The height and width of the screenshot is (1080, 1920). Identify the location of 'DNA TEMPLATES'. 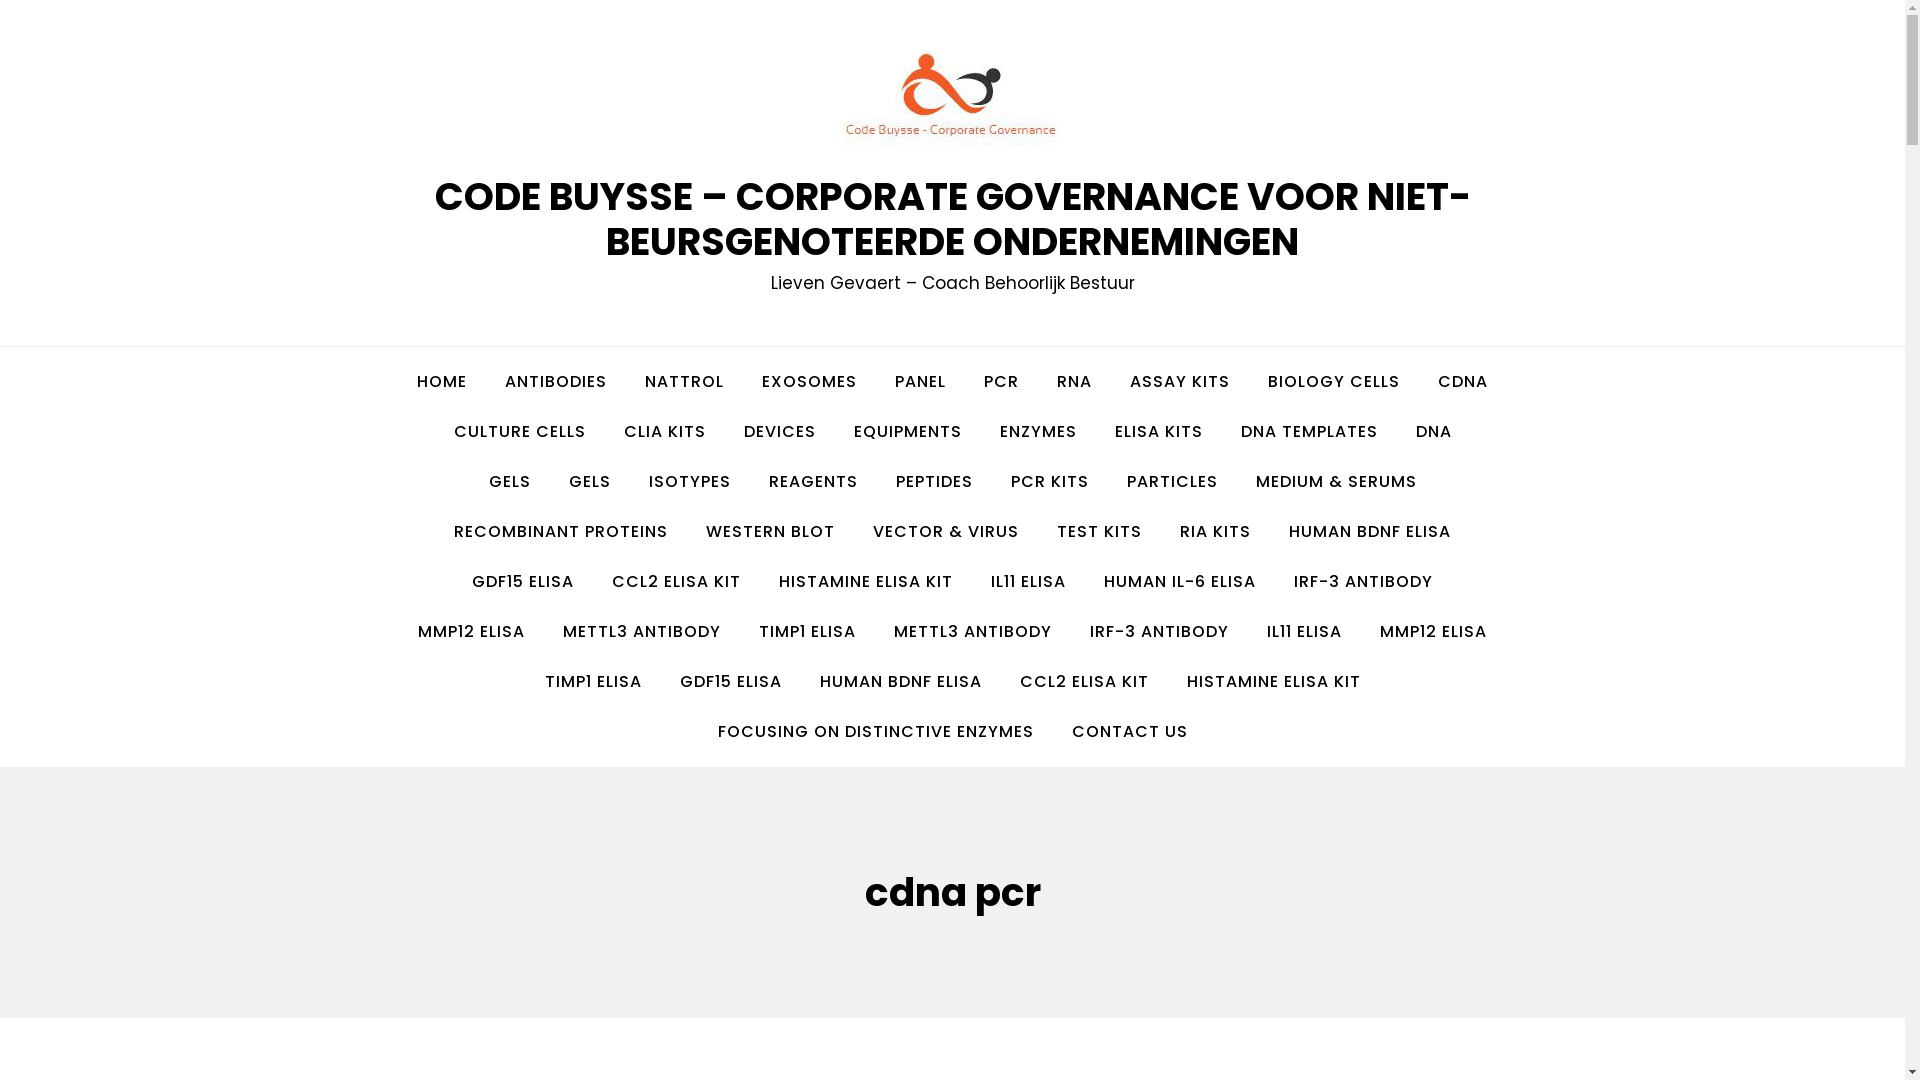
(1309, 431).